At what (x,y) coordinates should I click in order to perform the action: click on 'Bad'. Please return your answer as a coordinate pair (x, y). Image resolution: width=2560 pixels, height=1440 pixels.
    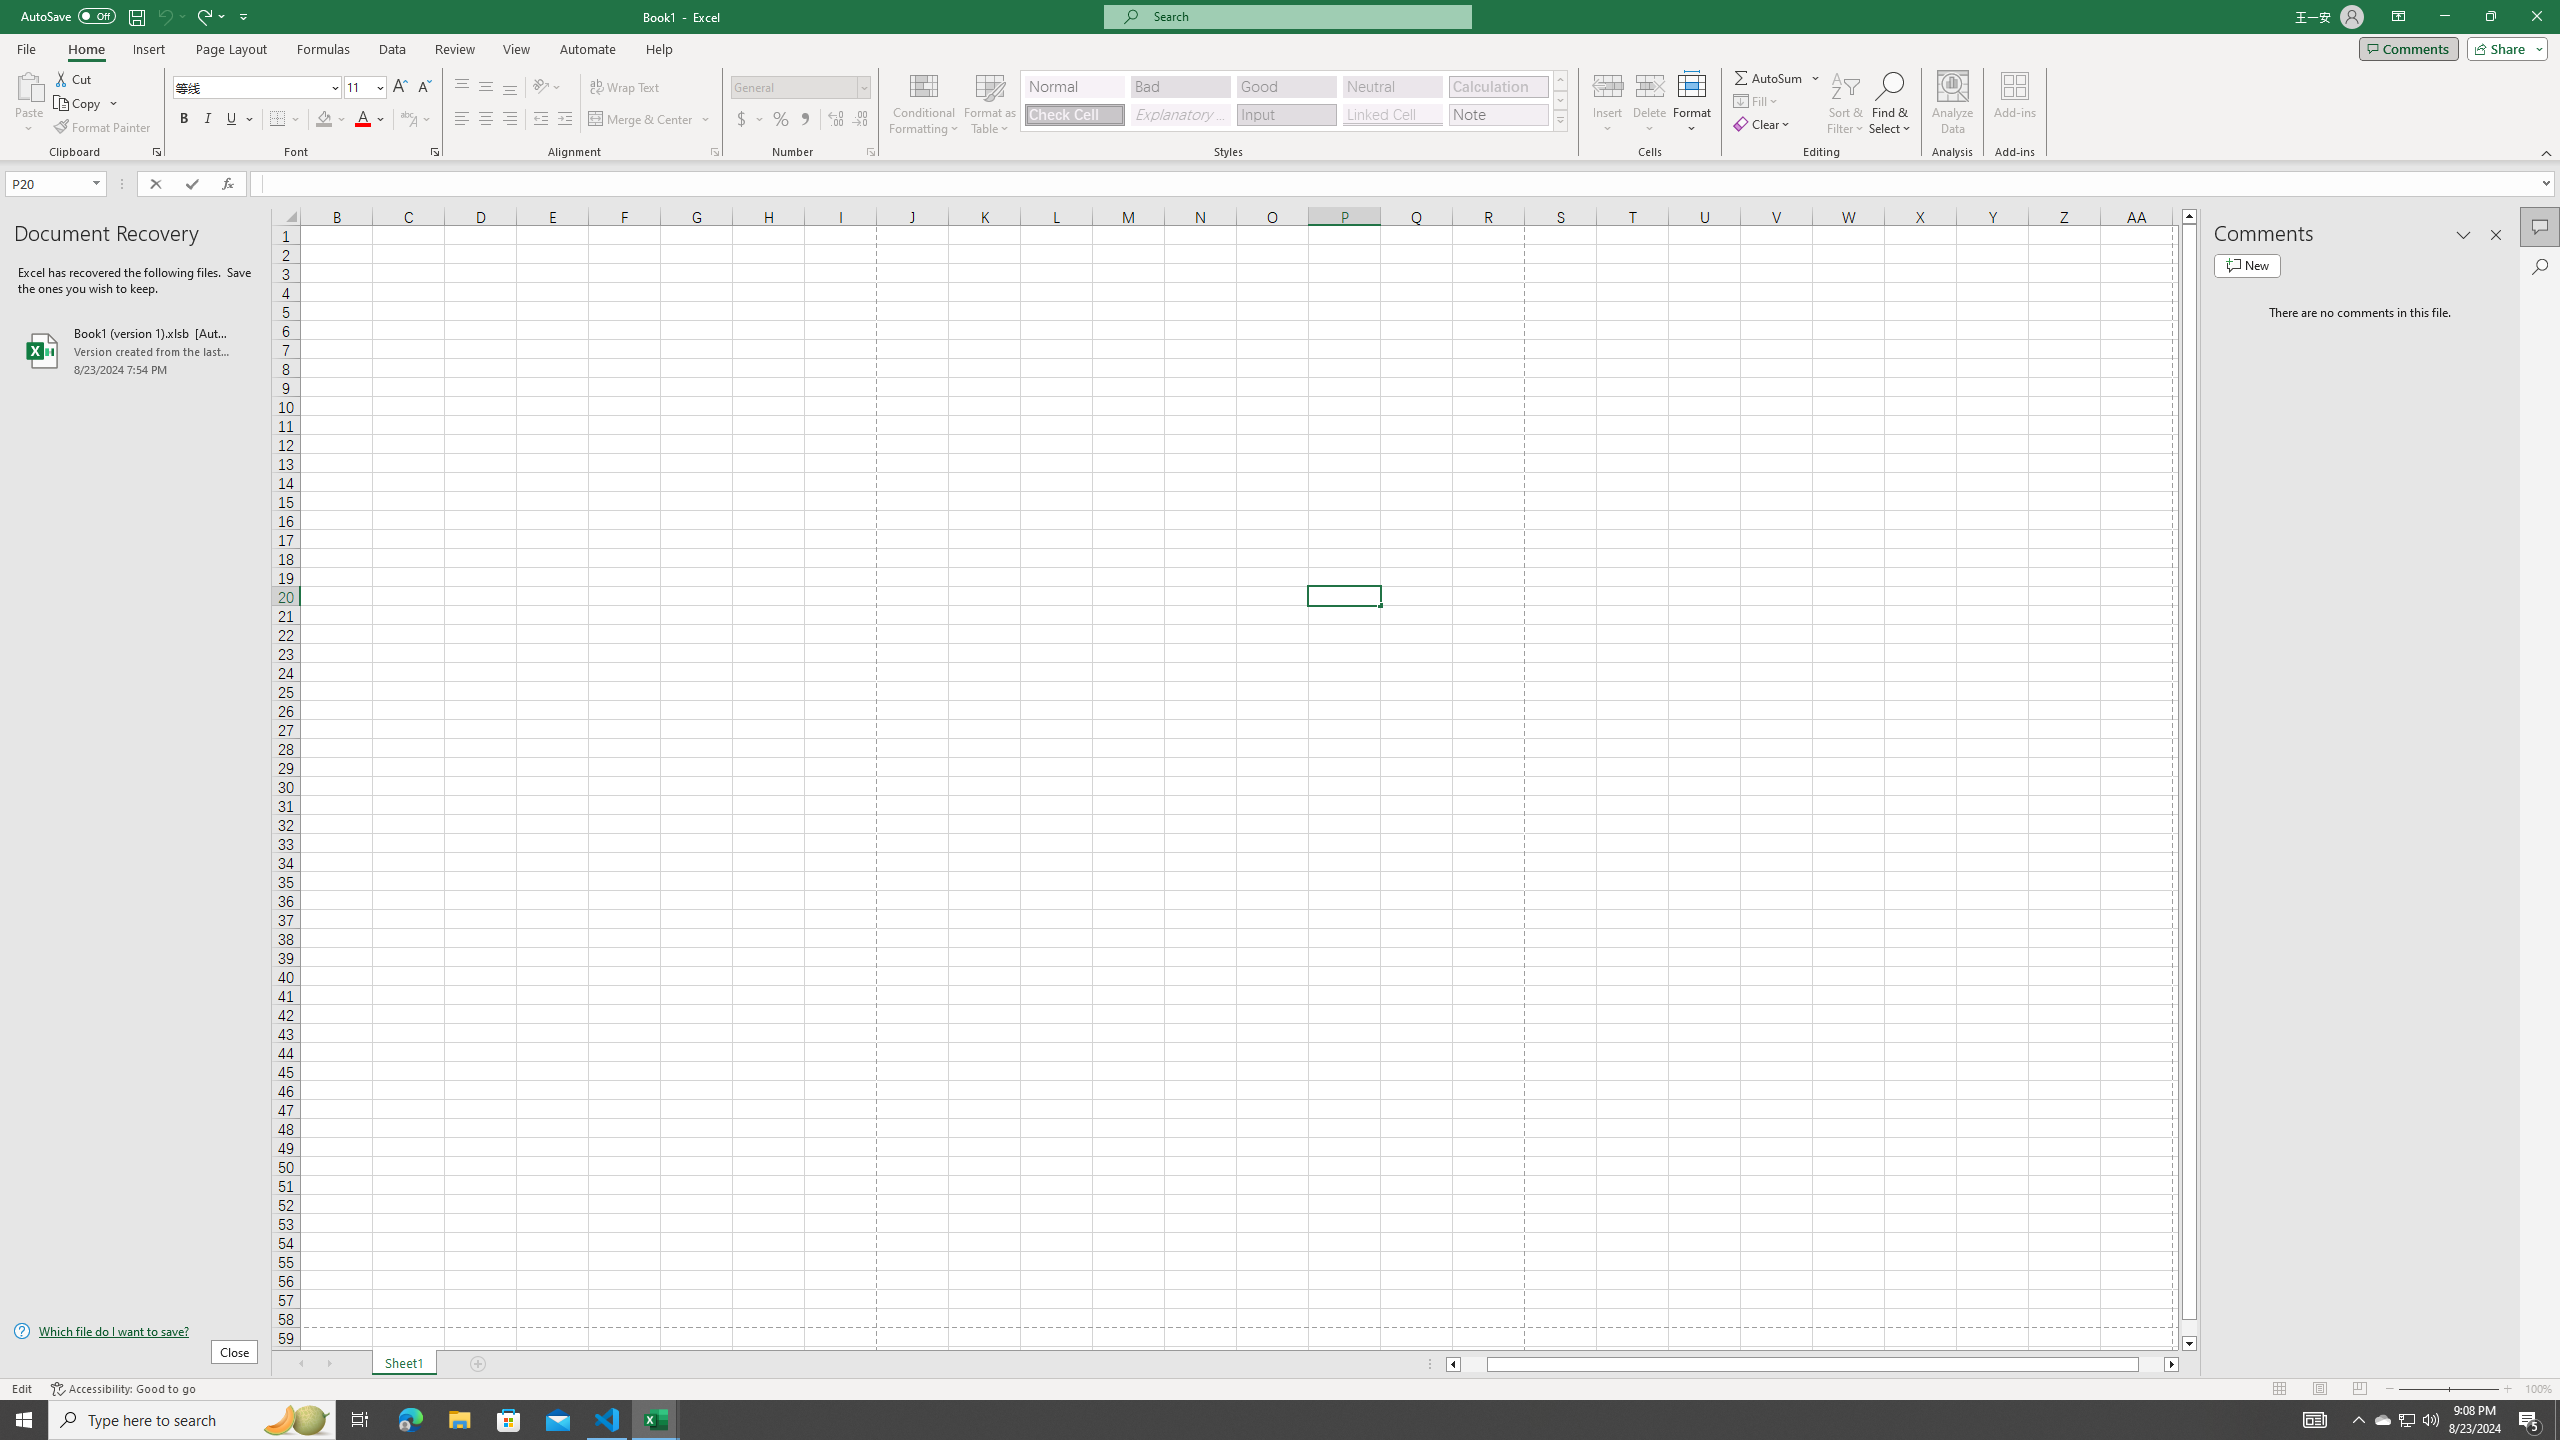
    Looking at the image, I should click on (1181, 87).